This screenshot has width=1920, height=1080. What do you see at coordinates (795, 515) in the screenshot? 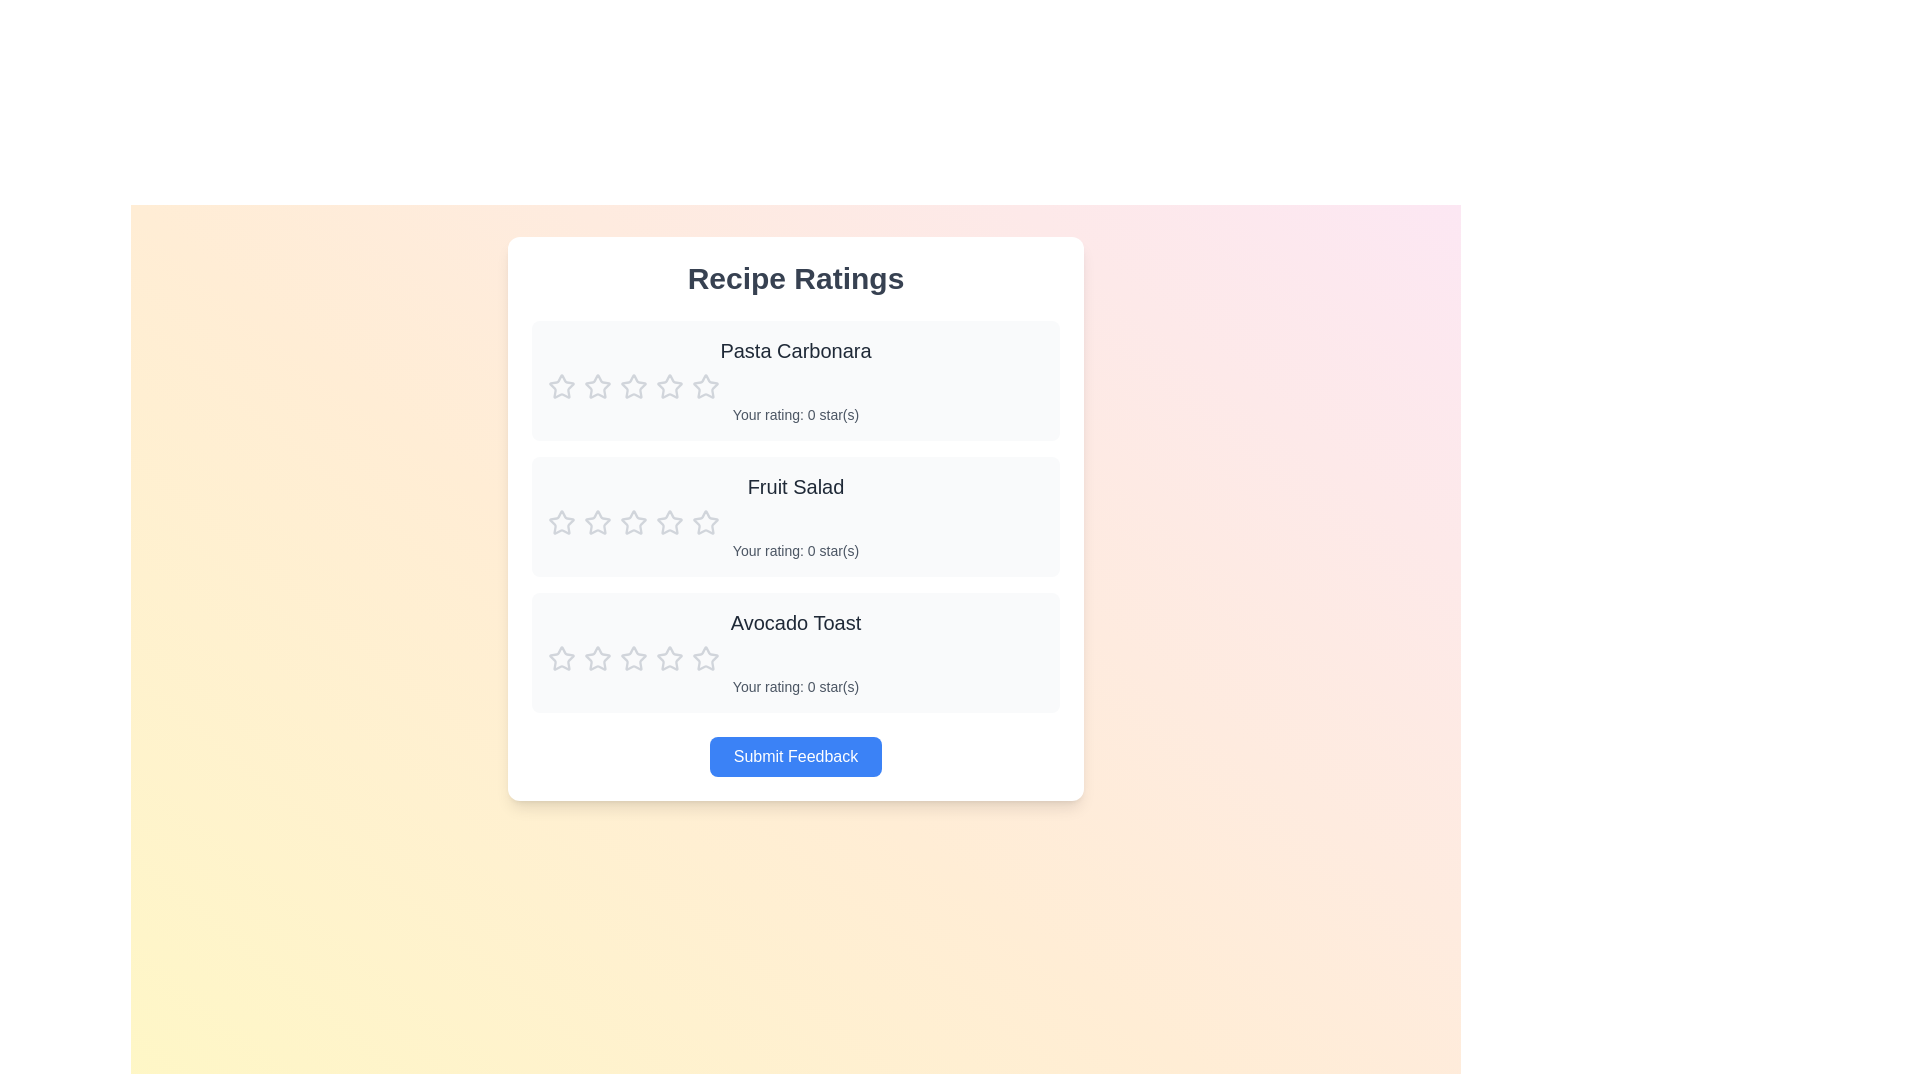
I see `a star icon in the Rating Component Block to rate the recipe 'Fruit Salad', which is the second item in a vertical stack of recipe ratings` at bounding box center [795, 515].